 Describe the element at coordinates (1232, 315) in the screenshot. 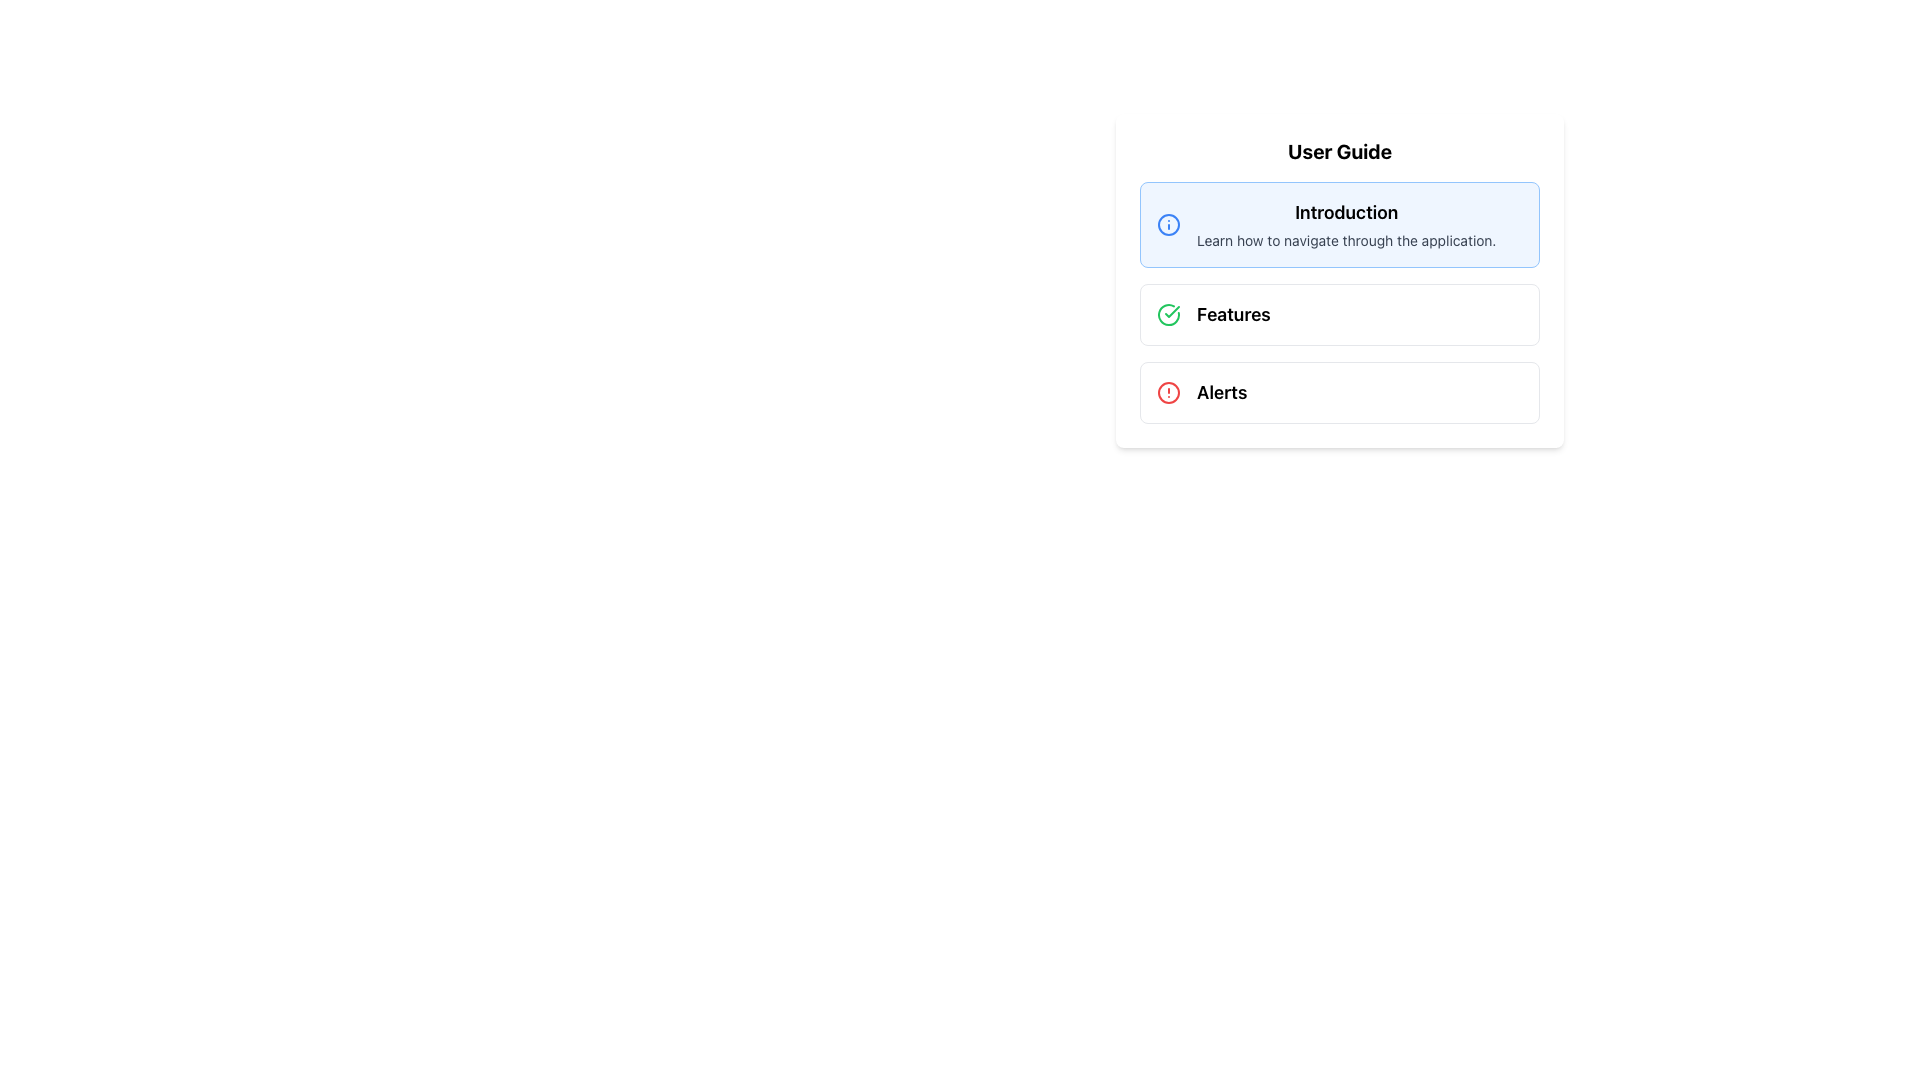

I see `the 'Features' label, which is the second item in the horizontal list under the 'User Guide' section` at that location.